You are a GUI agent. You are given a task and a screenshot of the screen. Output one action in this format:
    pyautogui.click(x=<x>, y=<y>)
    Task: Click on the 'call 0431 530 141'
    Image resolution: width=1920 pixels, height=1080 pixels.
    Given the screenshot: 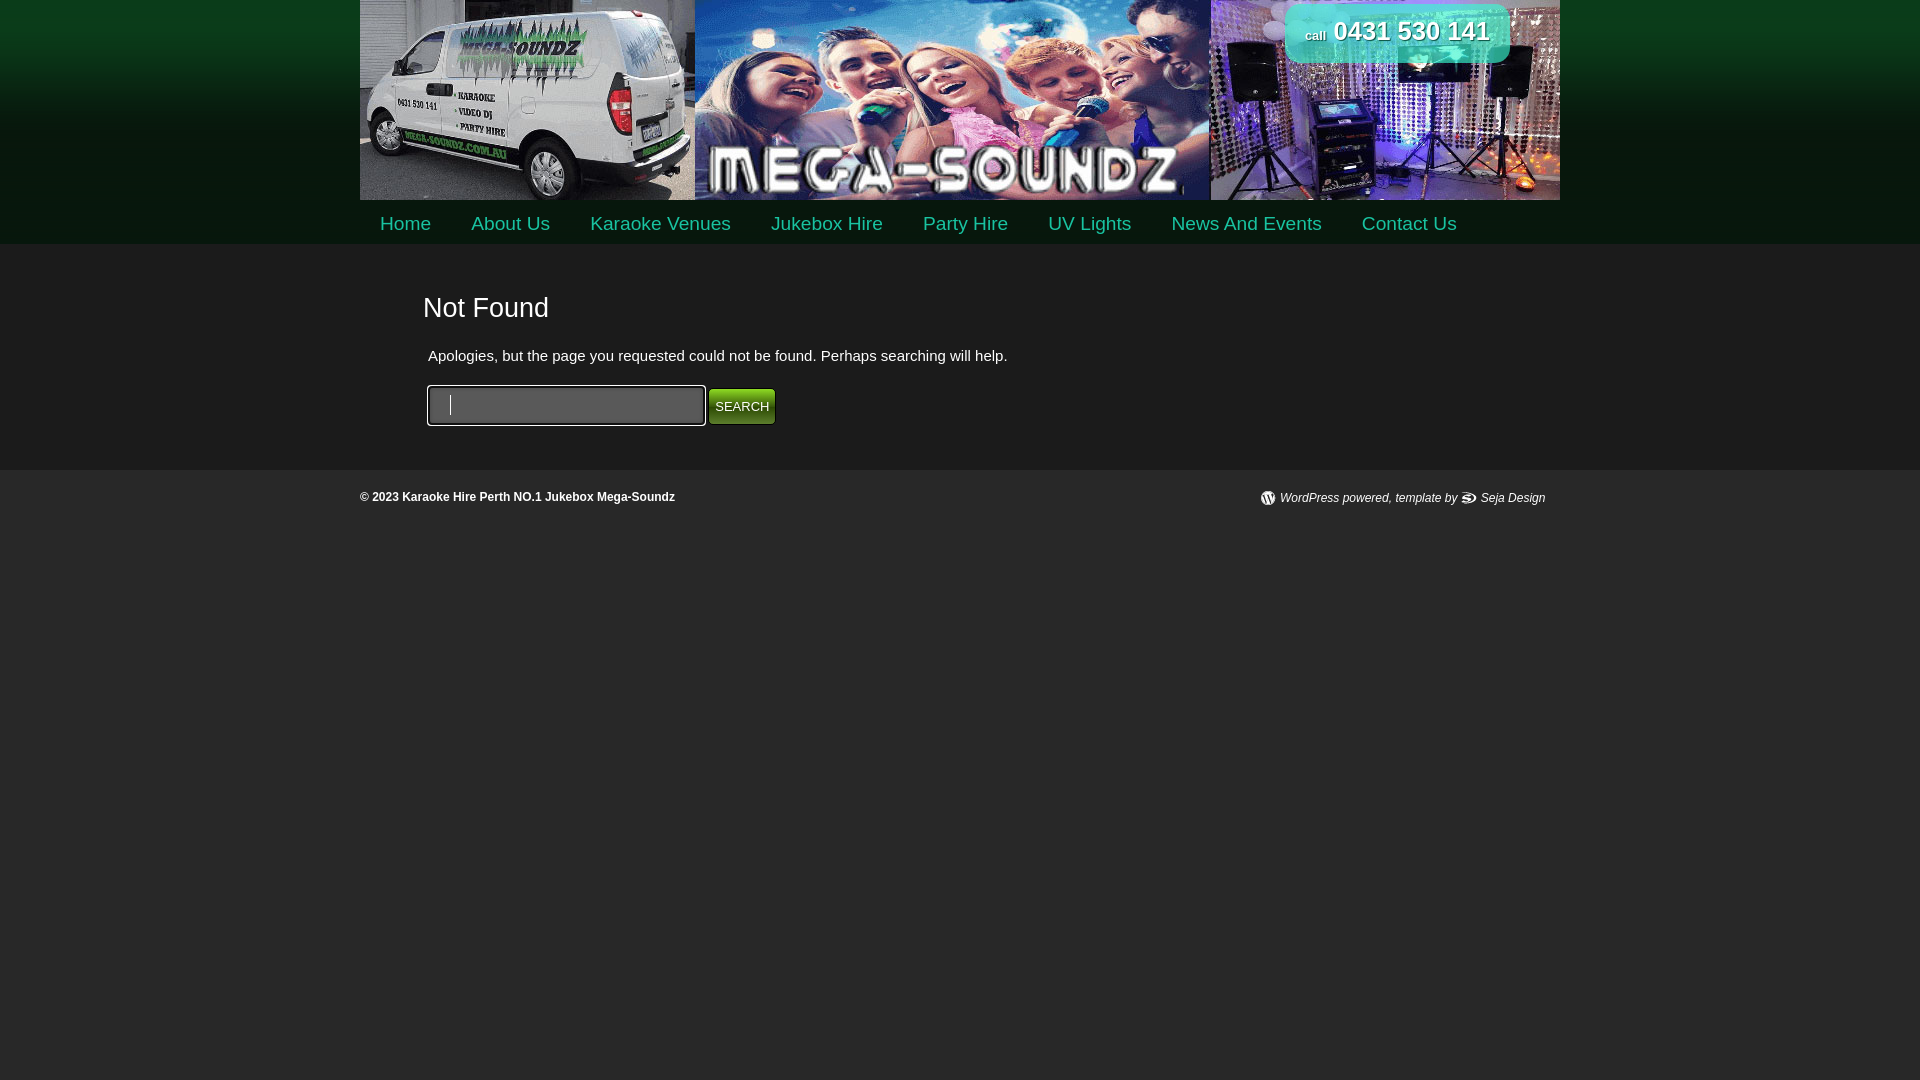 What is the action you would take?
    pyautogui.click(x=1396, y=33)
    